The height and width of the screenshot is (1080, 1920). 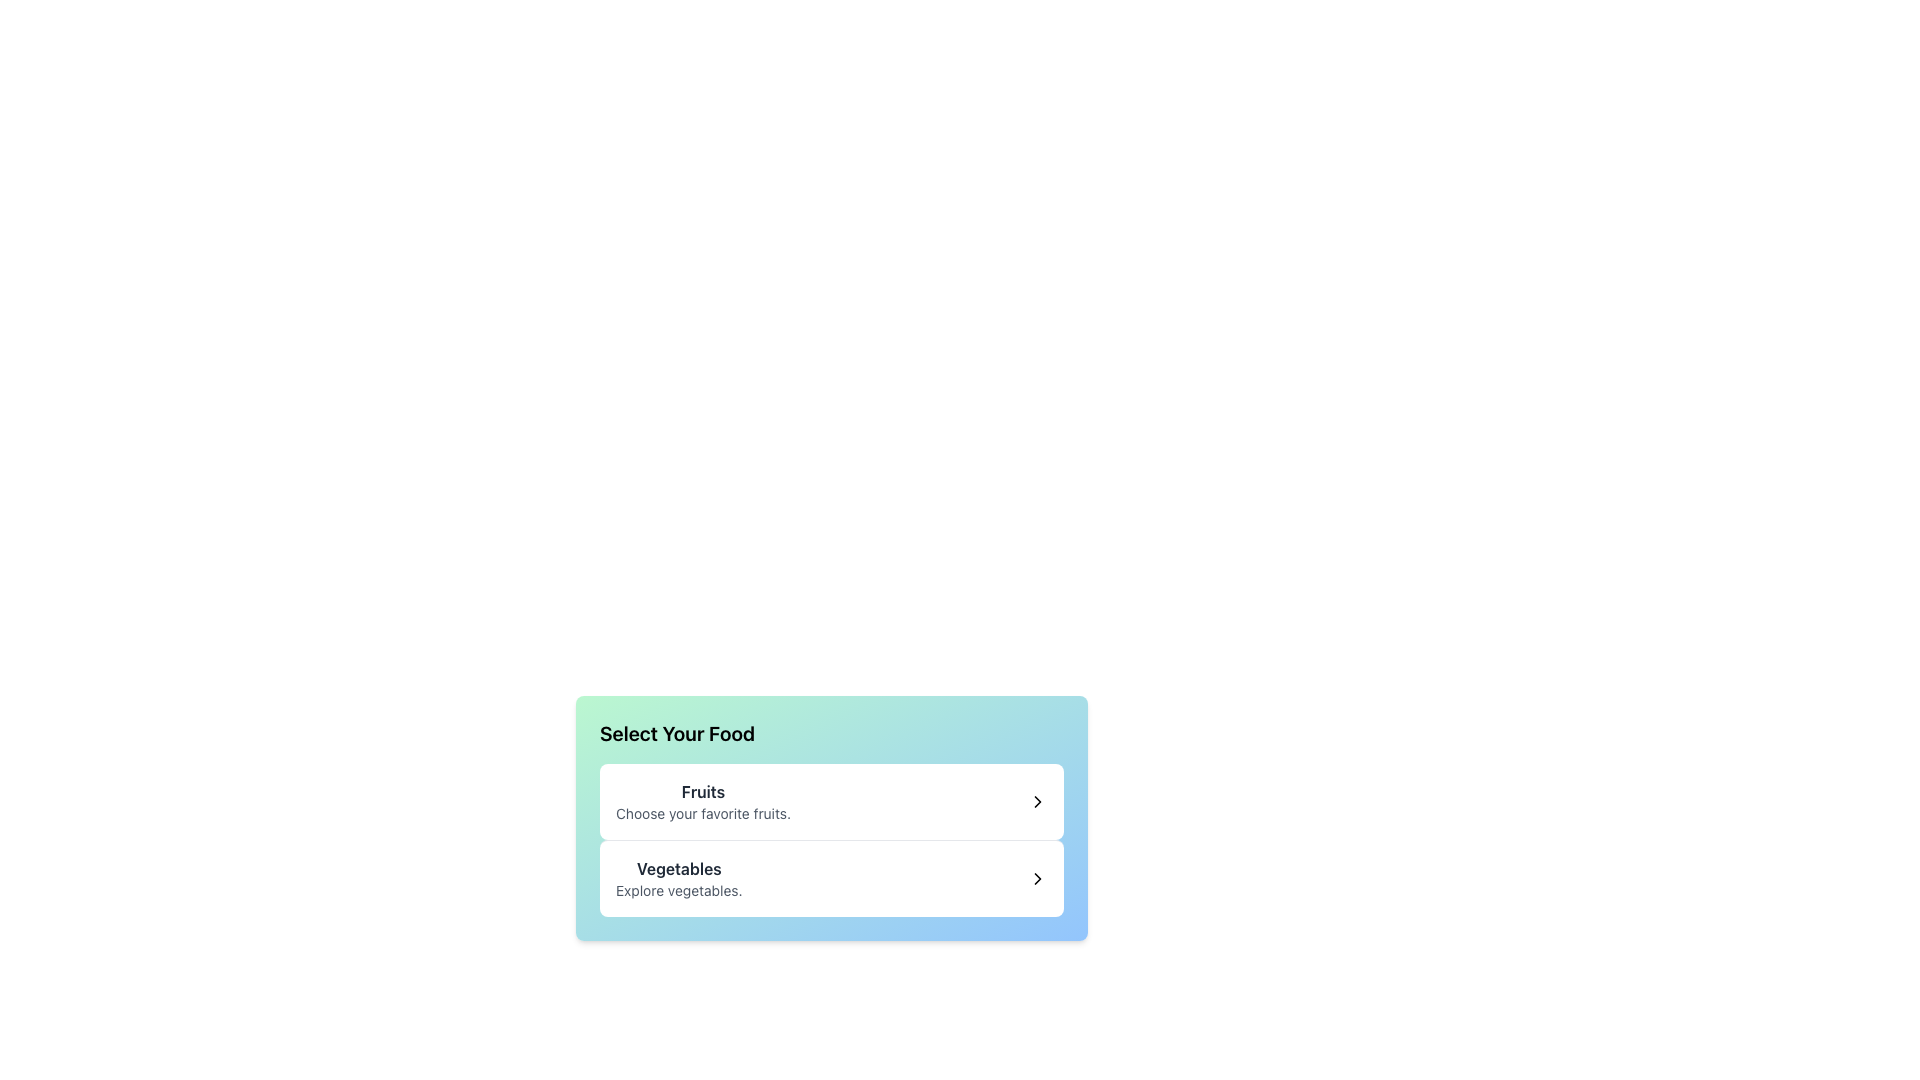 I want to click on the 'Fruits' text label which serves as the title for a selectable category, indicating the section for fruits, so click(x=703, y=790).